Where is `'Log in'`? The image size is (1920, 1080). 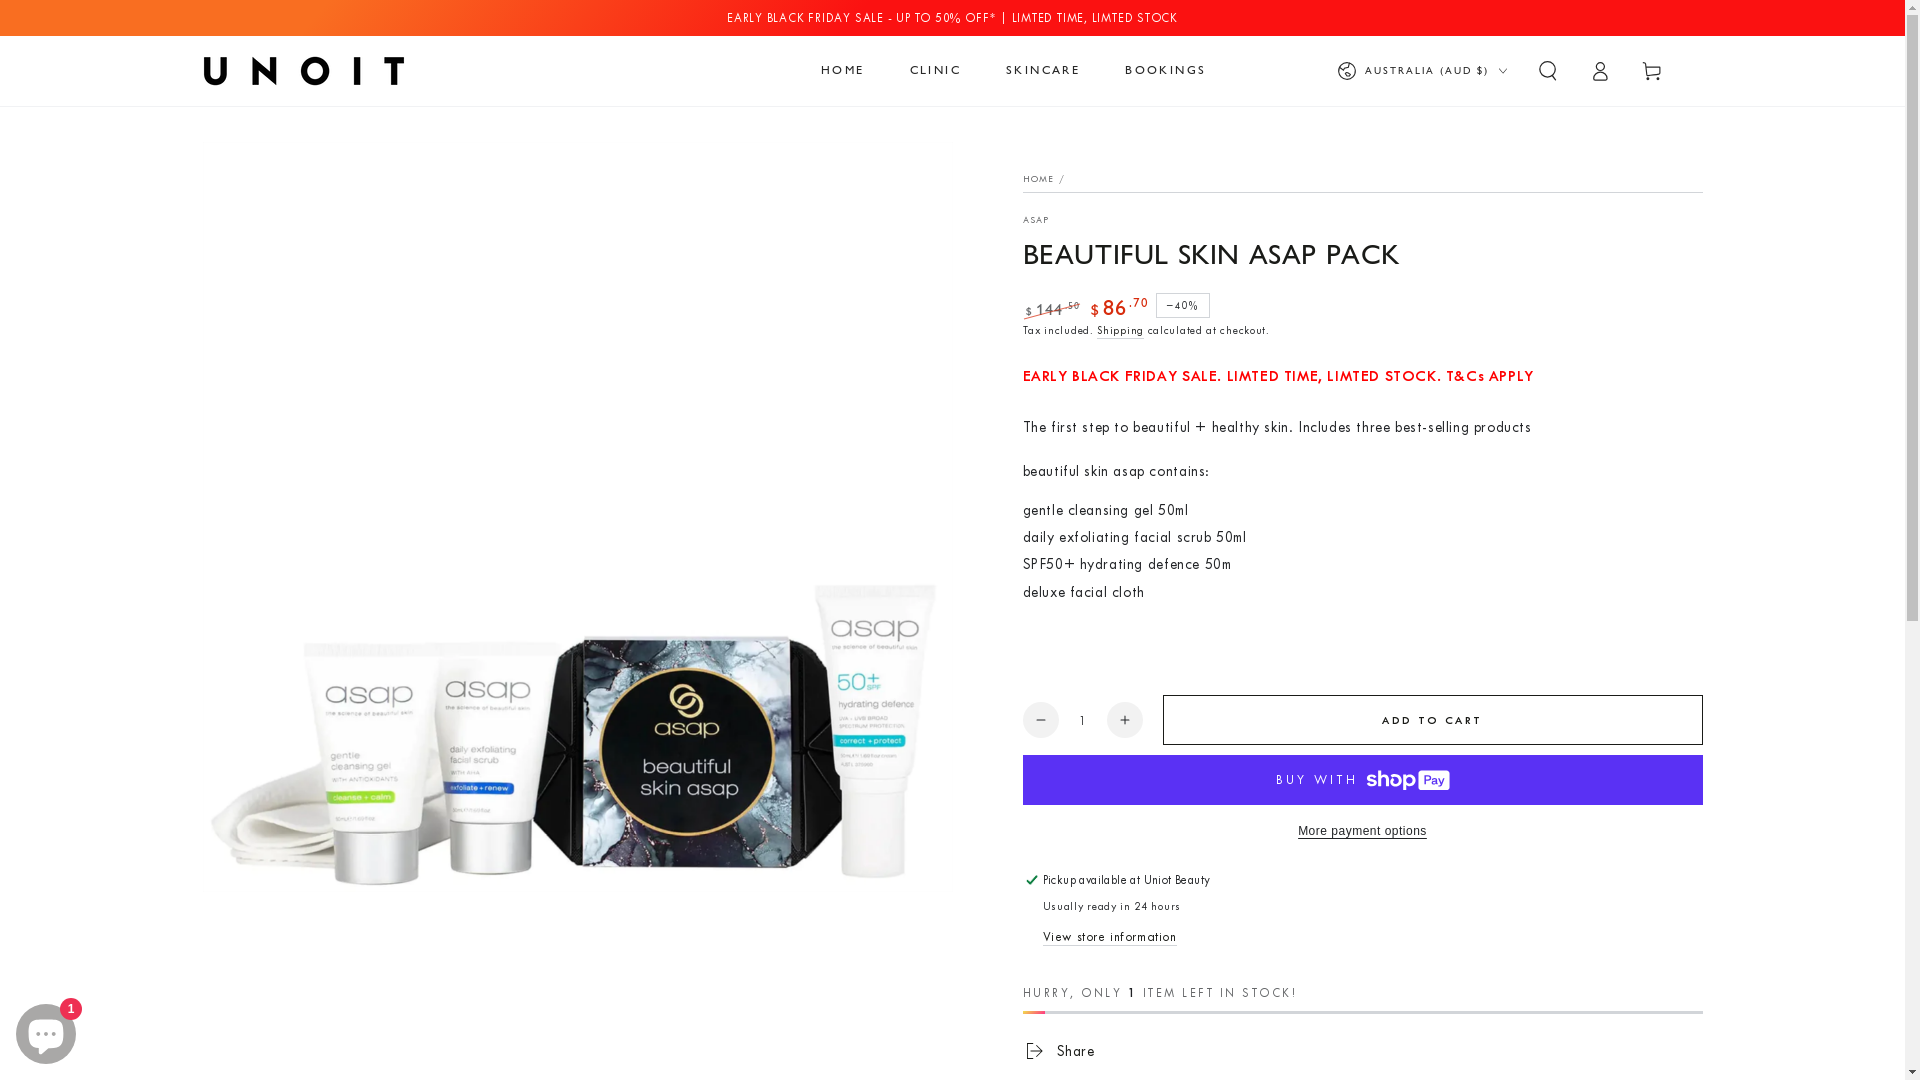 'Log in' is located at coordinates (1598, 69).